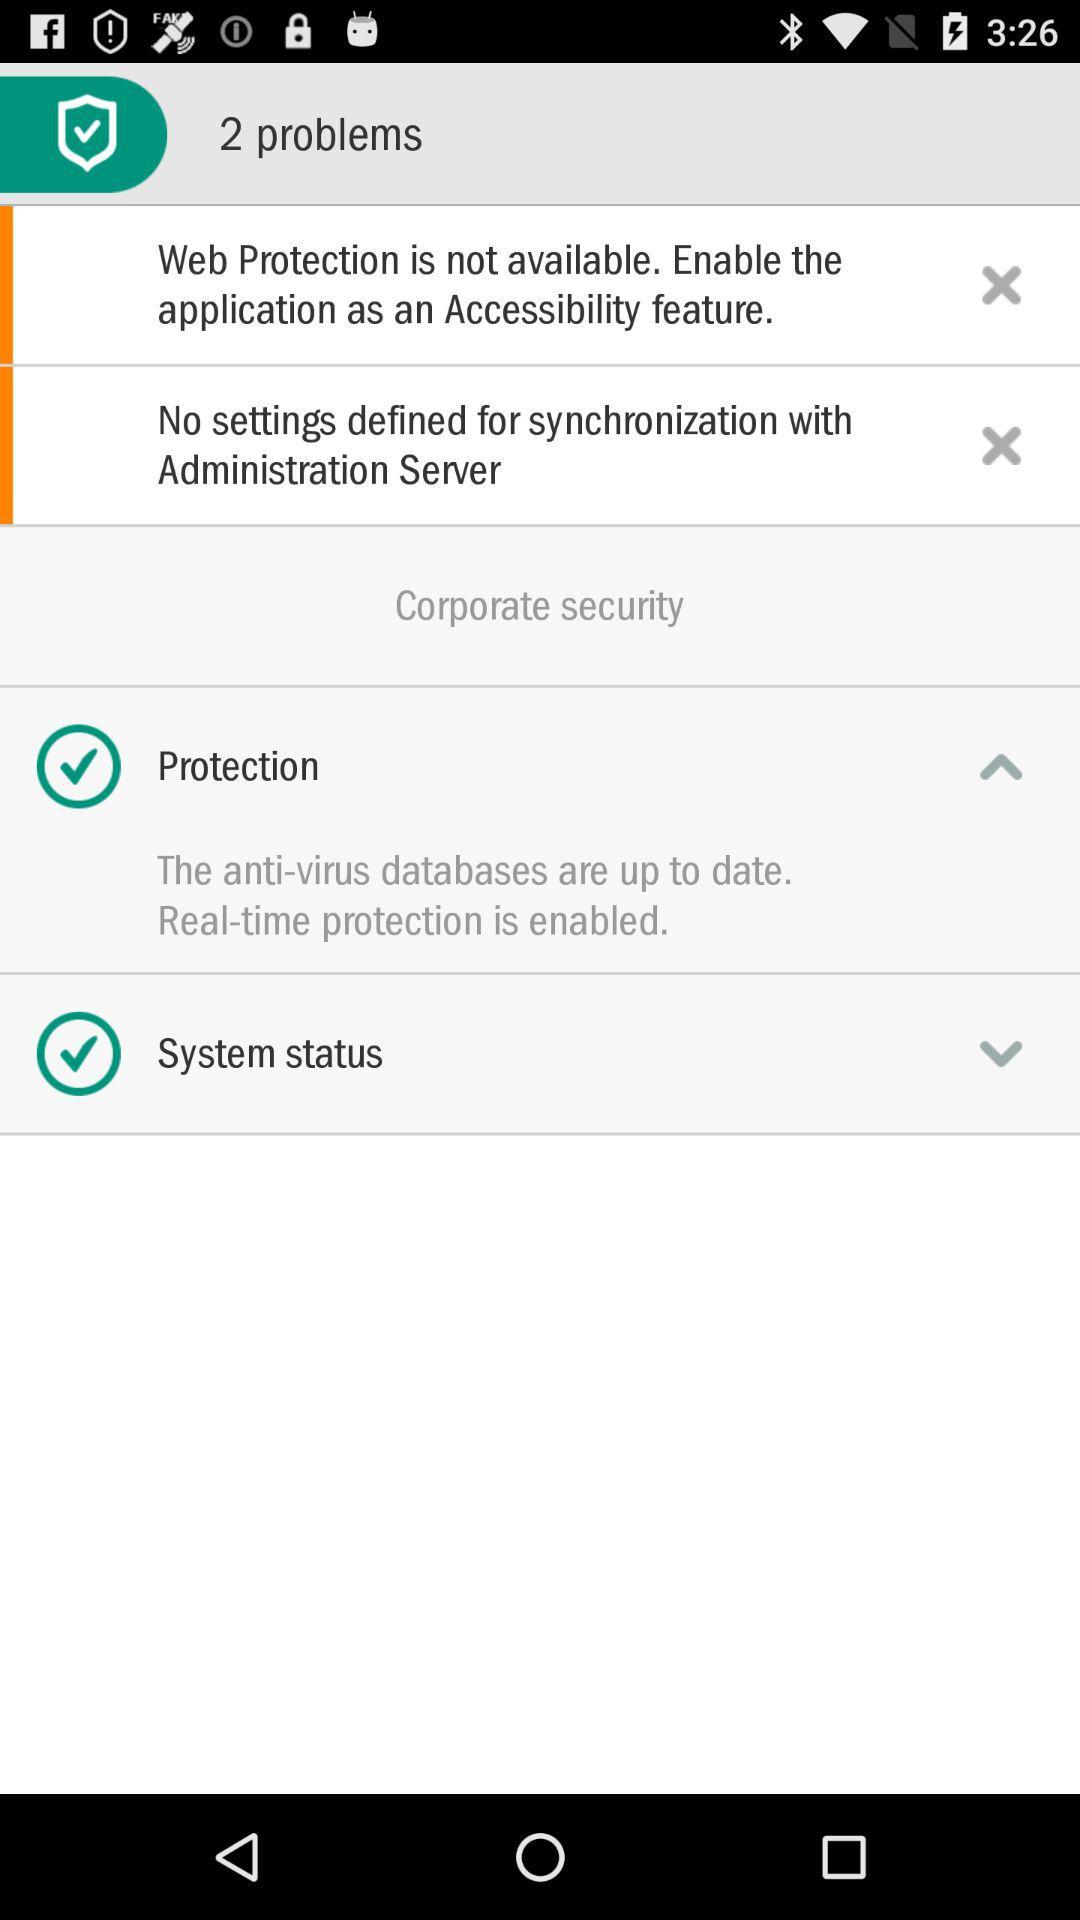 The image size is (1080, 1920). Describe the element at coordinates (1001, 765) in the screenshot. I see `hide status` at that location.